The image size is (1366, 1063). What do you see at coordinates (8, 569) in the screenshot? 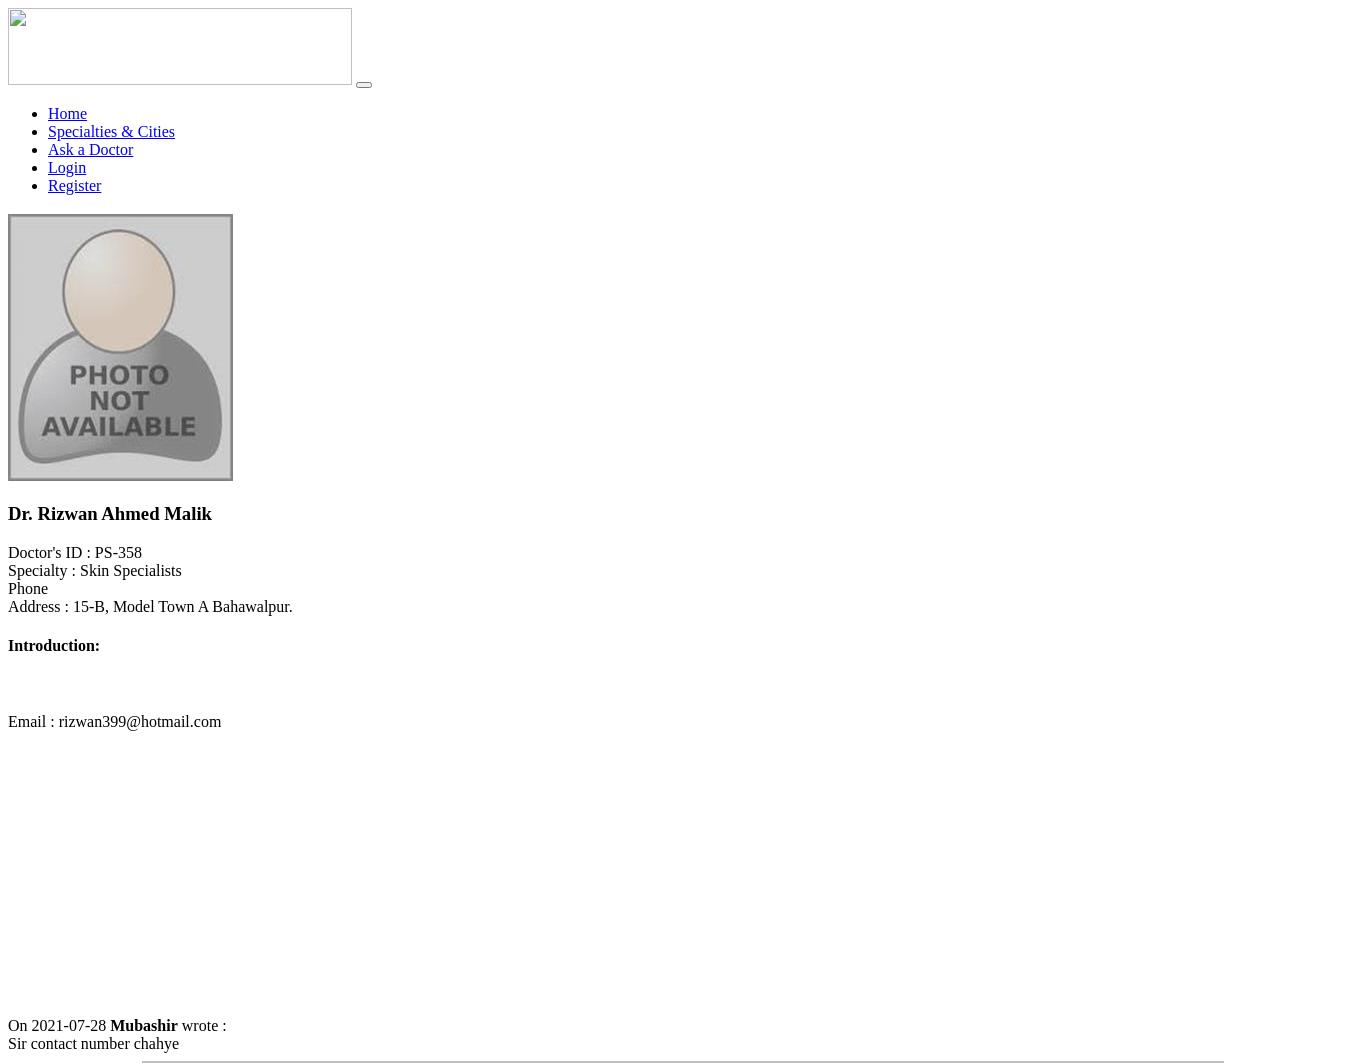
I see `'Specialty : Skin Specialists'` at bounding box center [8, 569].